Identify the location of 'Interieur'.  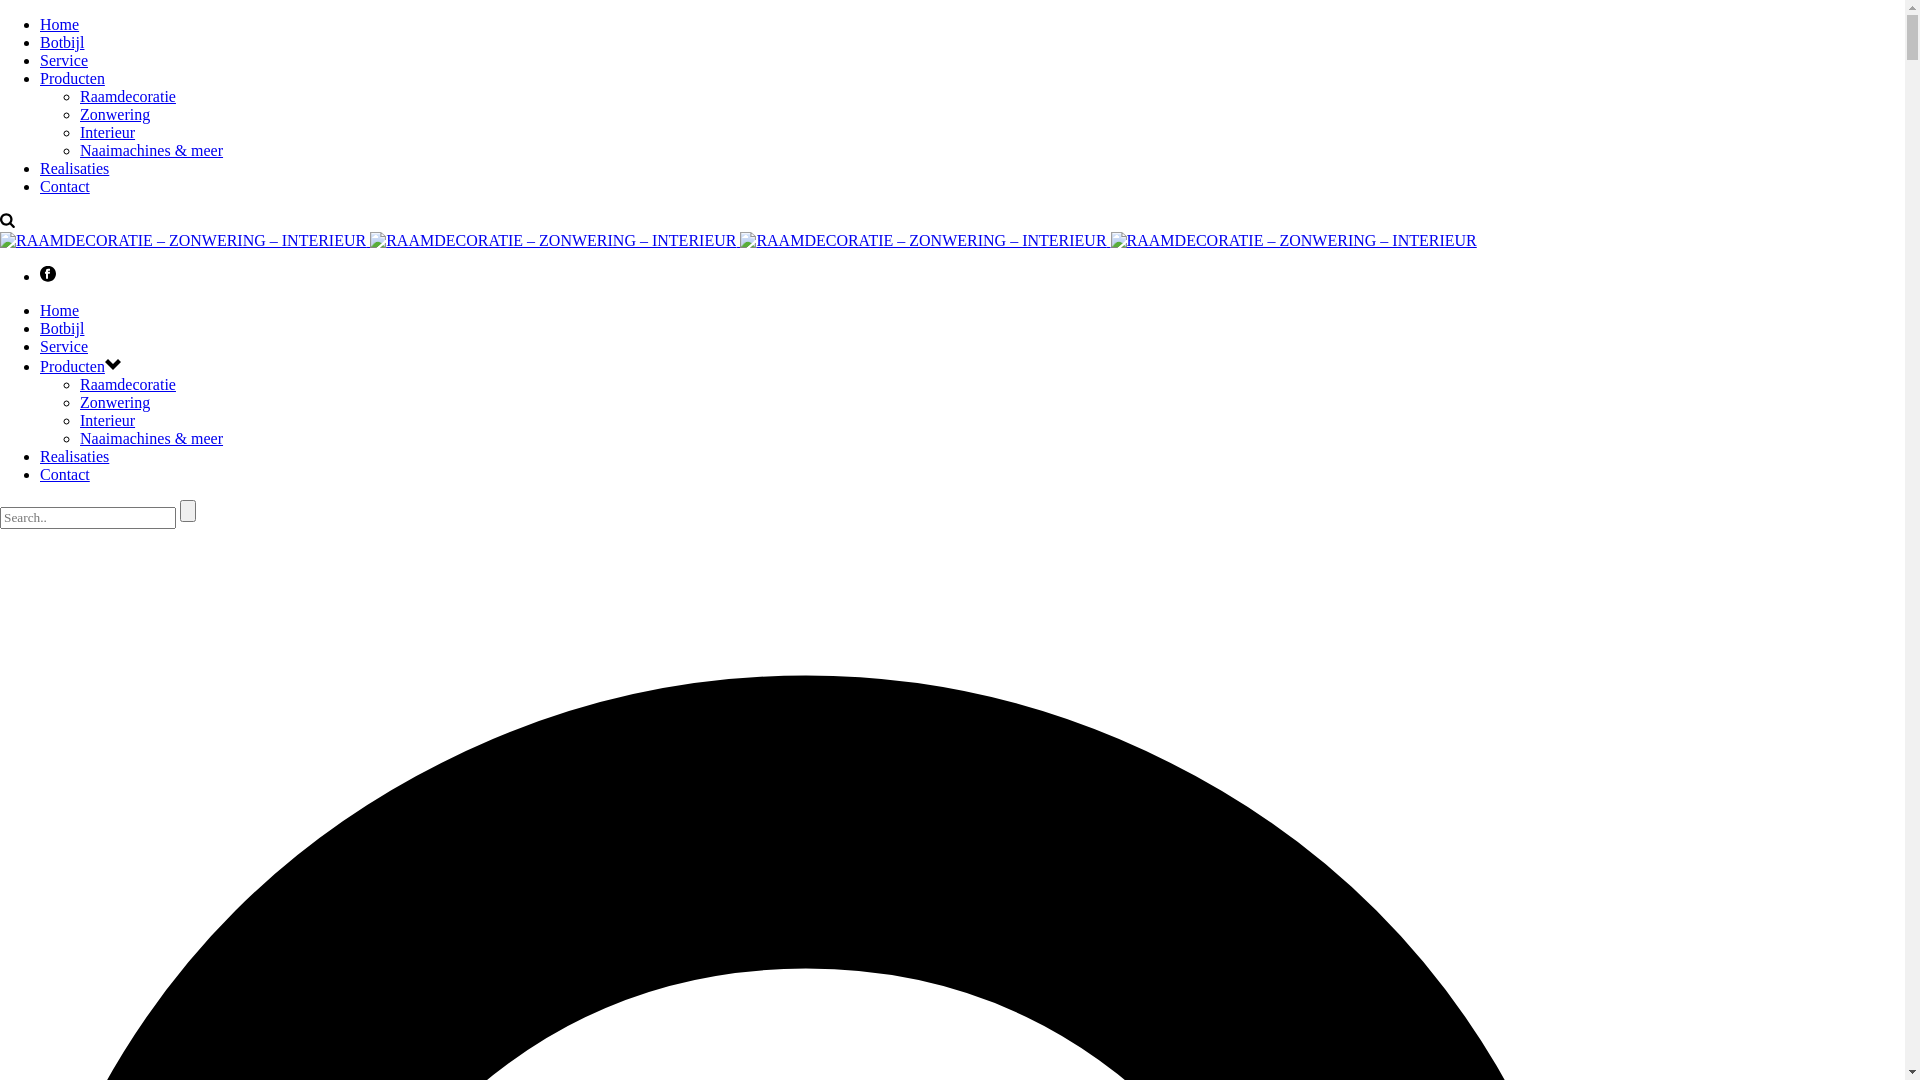
(106, 419).